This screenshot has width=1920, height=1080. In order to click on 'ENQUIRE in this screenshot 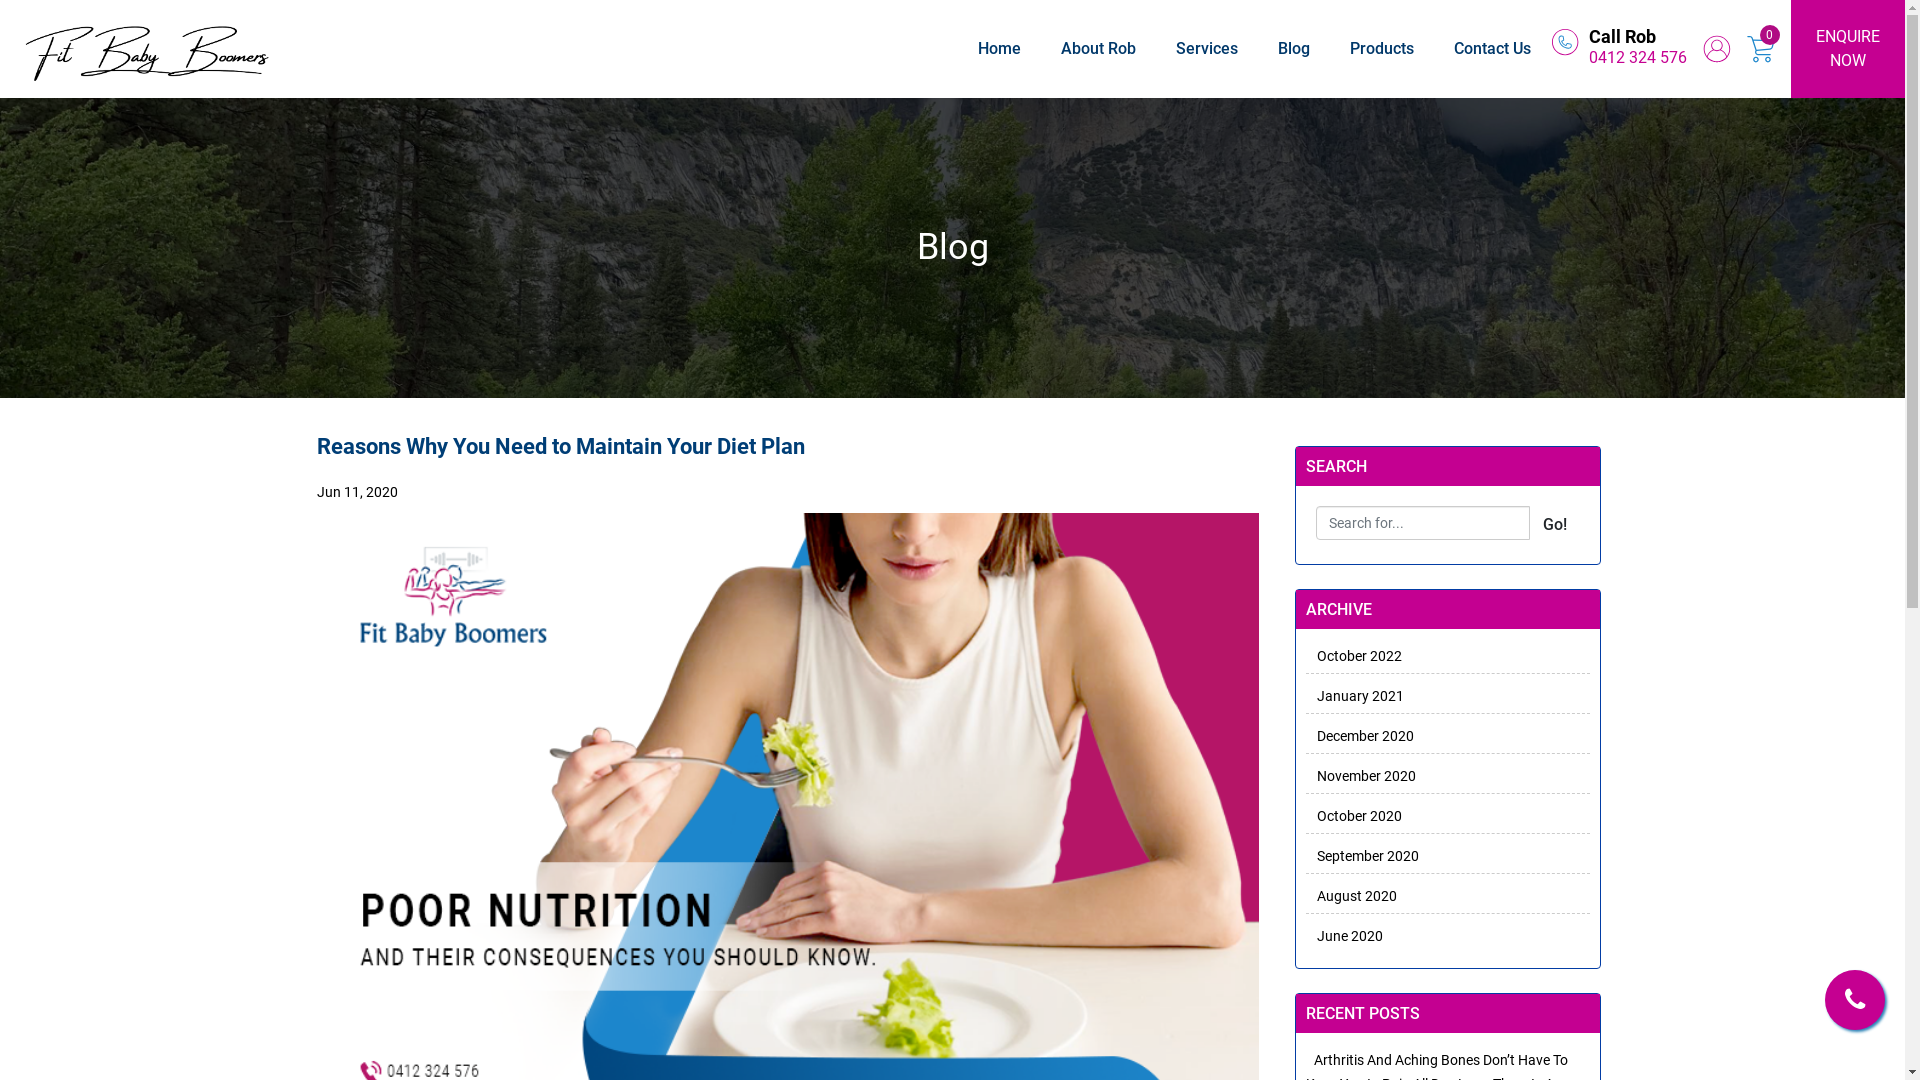, I will do `click(1847, 48)`.